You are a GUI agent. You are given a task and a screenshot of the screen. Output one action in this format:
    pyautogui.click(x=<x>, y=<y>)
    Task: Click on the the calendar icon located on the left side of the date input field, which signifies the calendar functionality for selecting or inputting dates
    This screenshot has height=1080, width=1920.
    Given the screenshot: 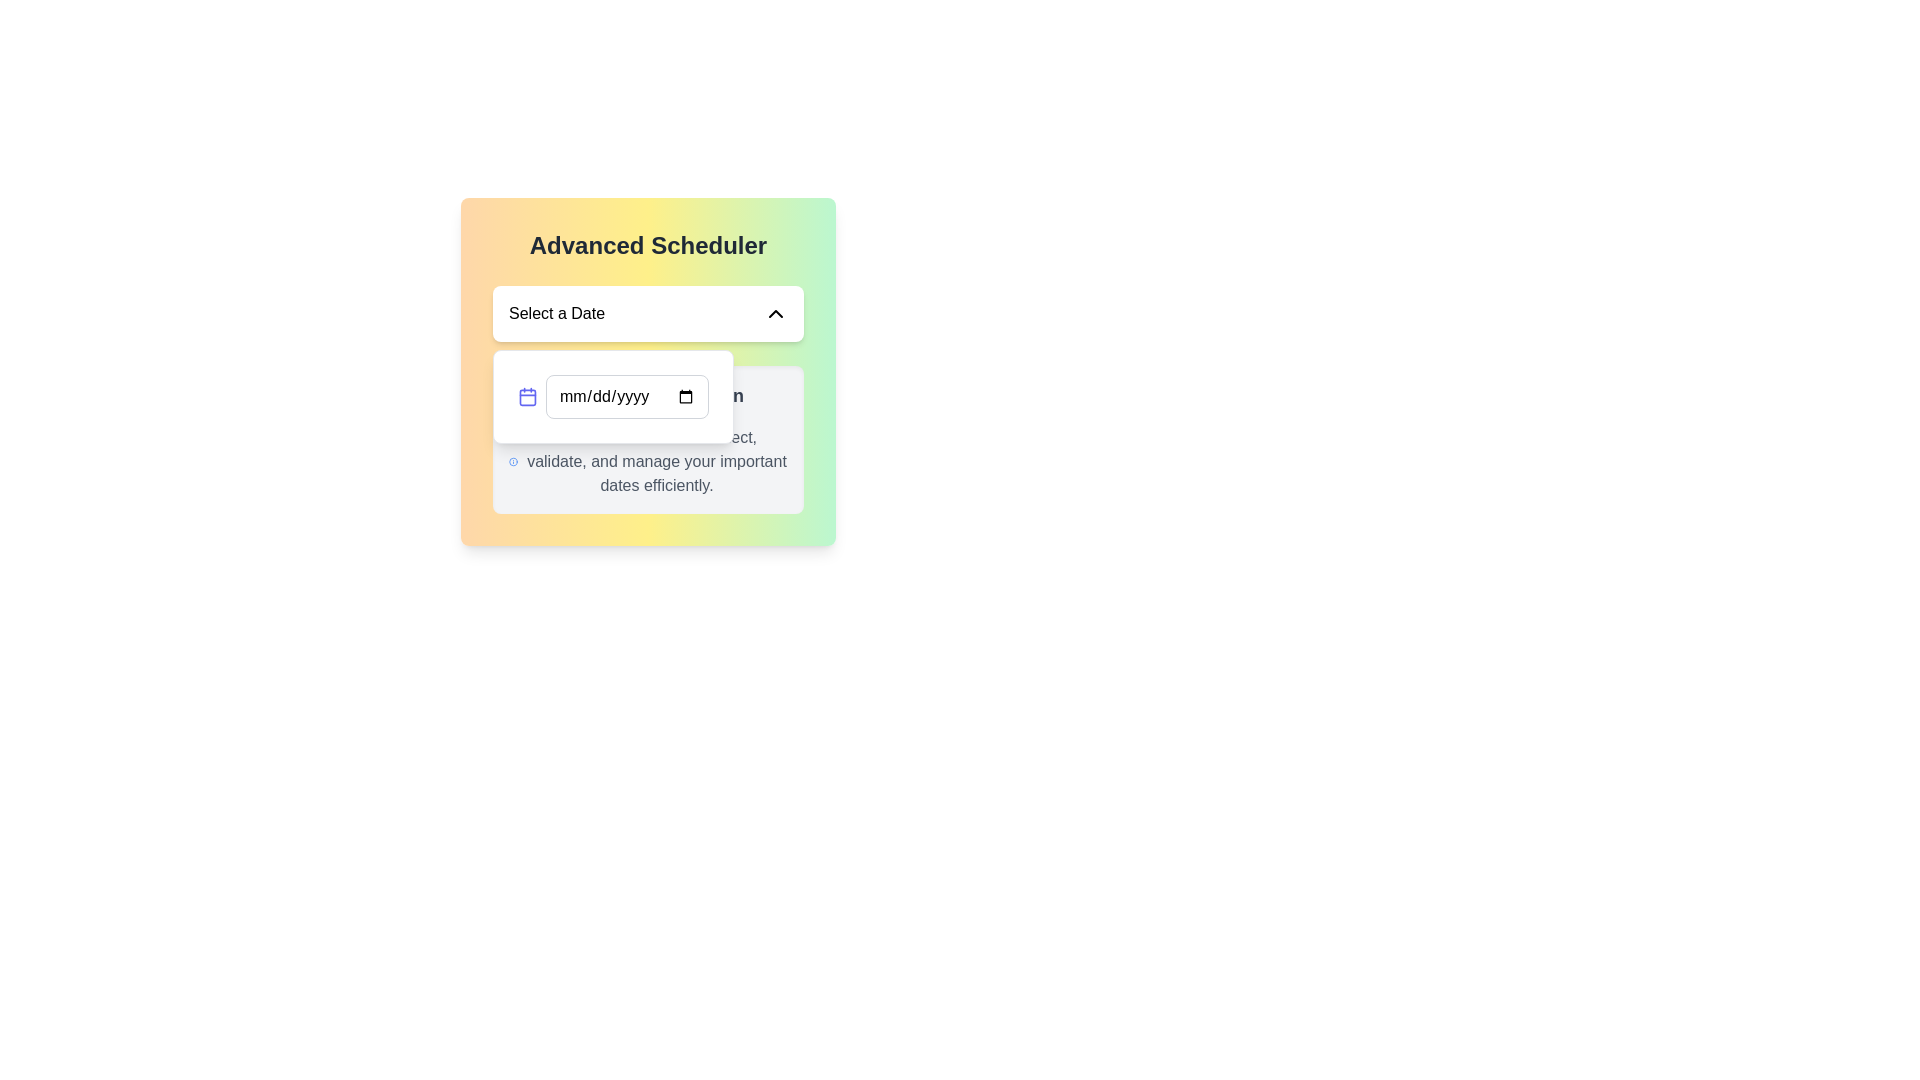 What is the action you would take?
    pyautogui.click(x=528, y=397)
    